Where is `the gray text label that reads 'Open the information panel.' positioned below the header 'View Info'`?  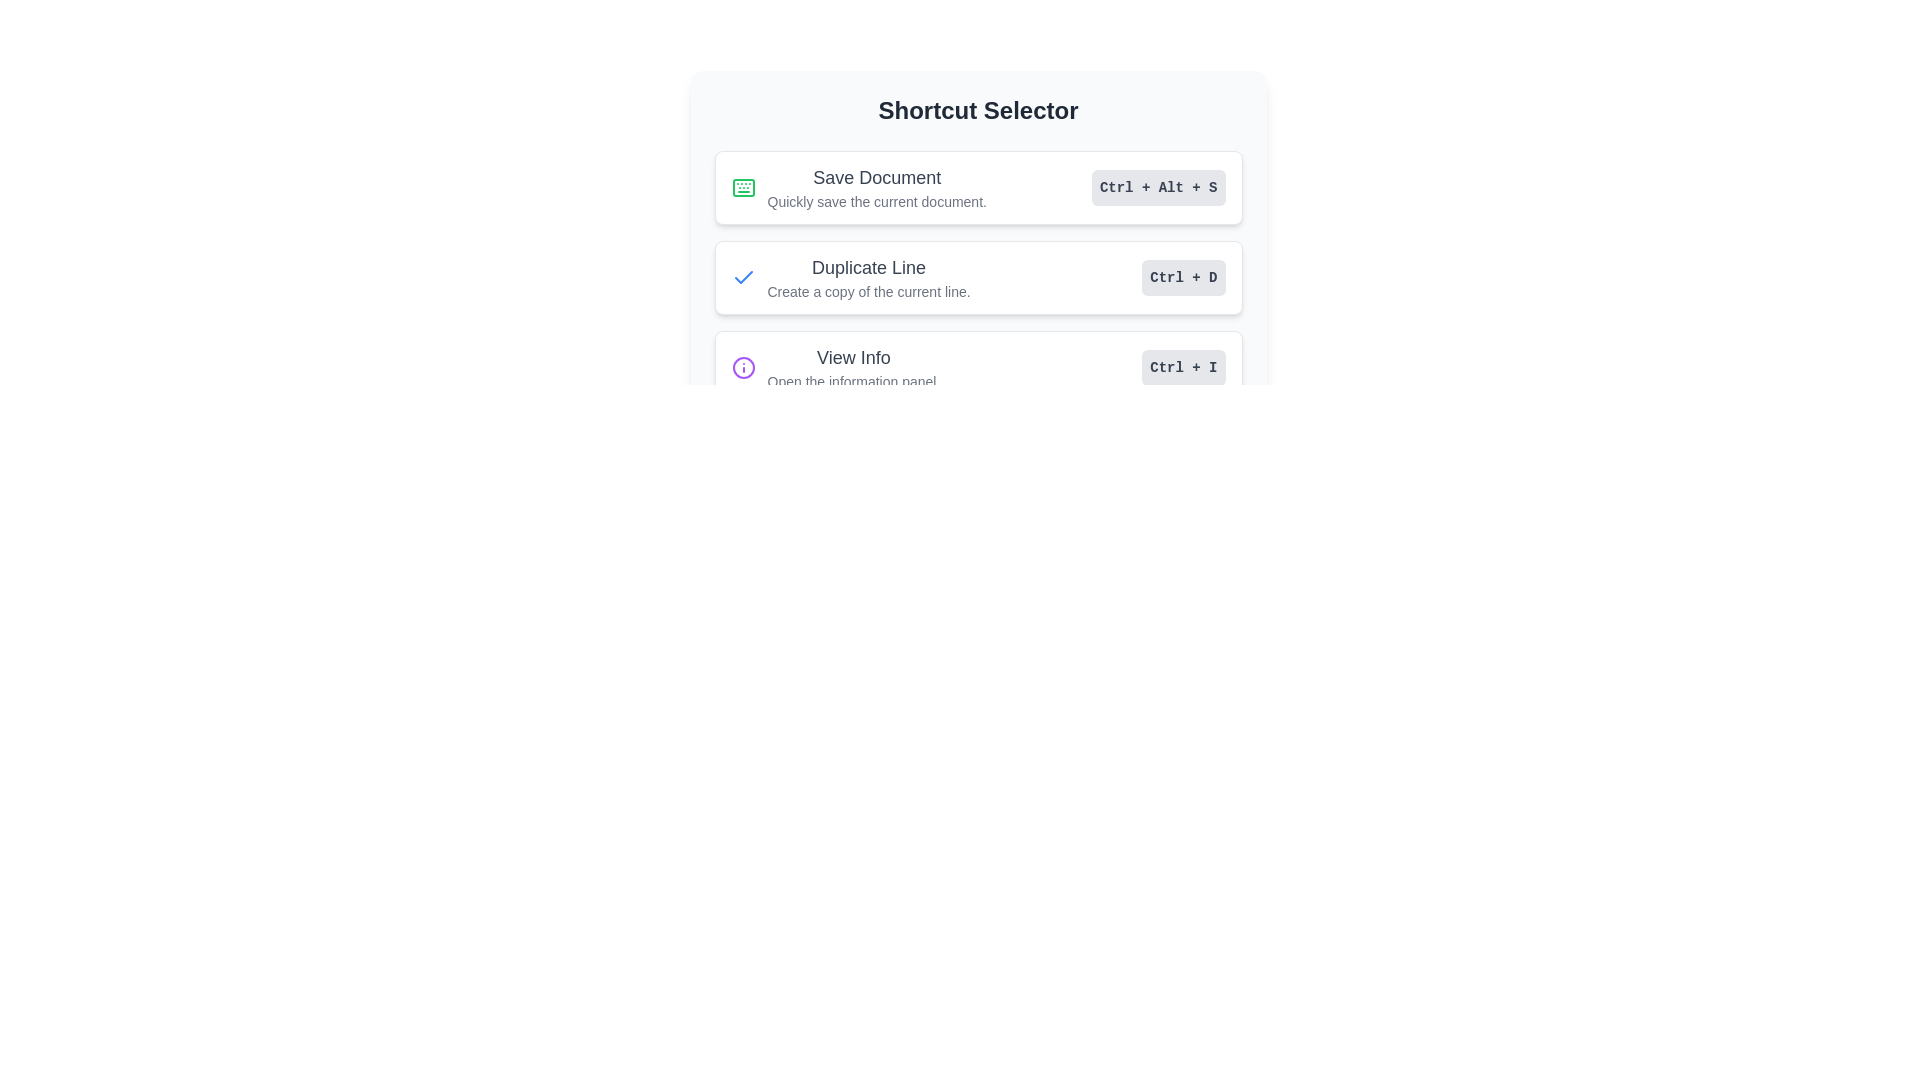 the gray text label that reads 'Open the information panel.' positioned below the header 'View Info' is located at coordinates (853, 381).